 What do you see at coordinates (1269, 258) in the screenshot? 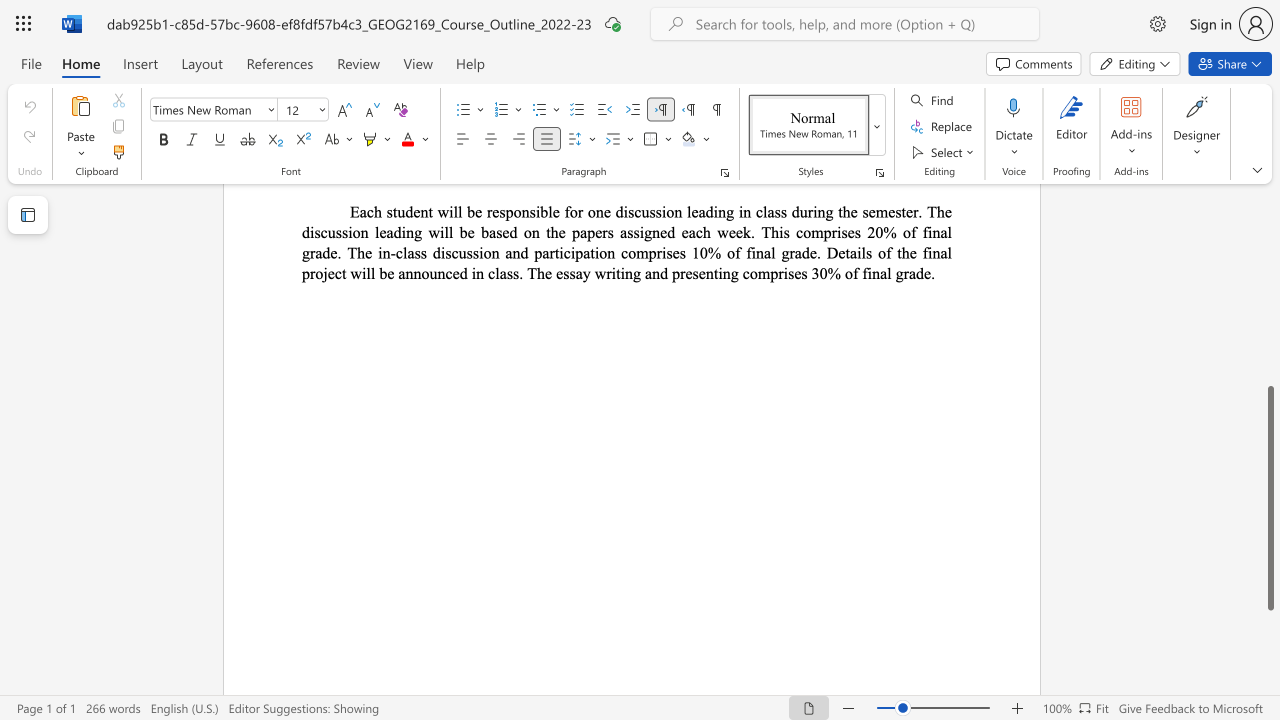
I see `the scrollbar to slide the page up` at bounding box center [1269, 258].